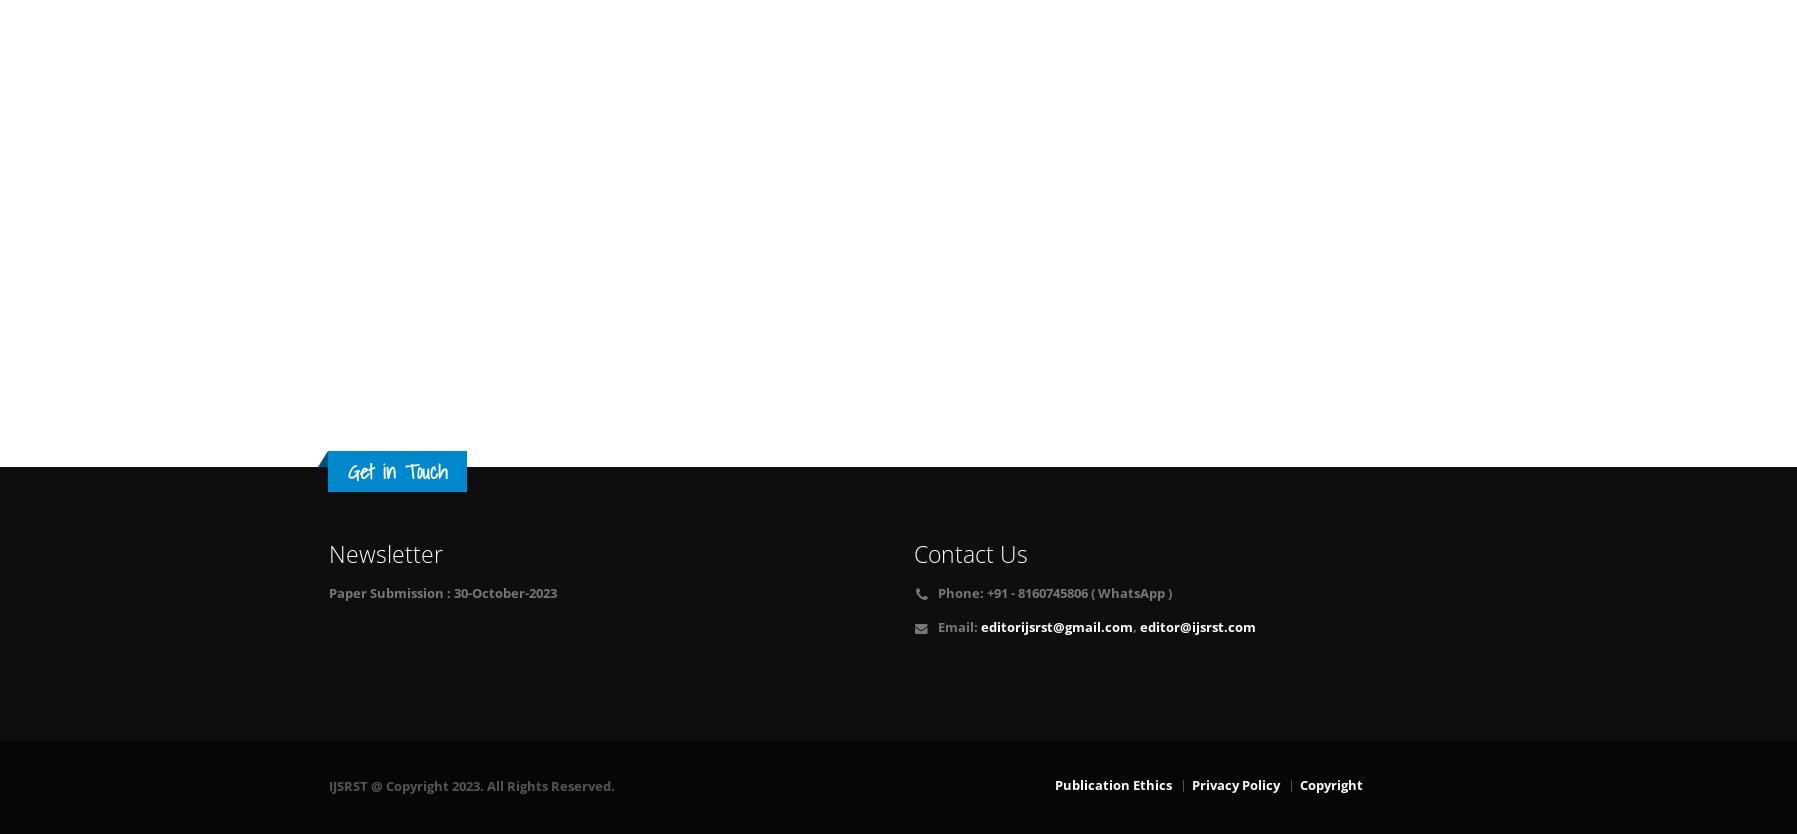 This screenshot has height=834, width=1797. I want to click on '+91 - 8160745806 ( WhatsApp )', so click(1076, 593).